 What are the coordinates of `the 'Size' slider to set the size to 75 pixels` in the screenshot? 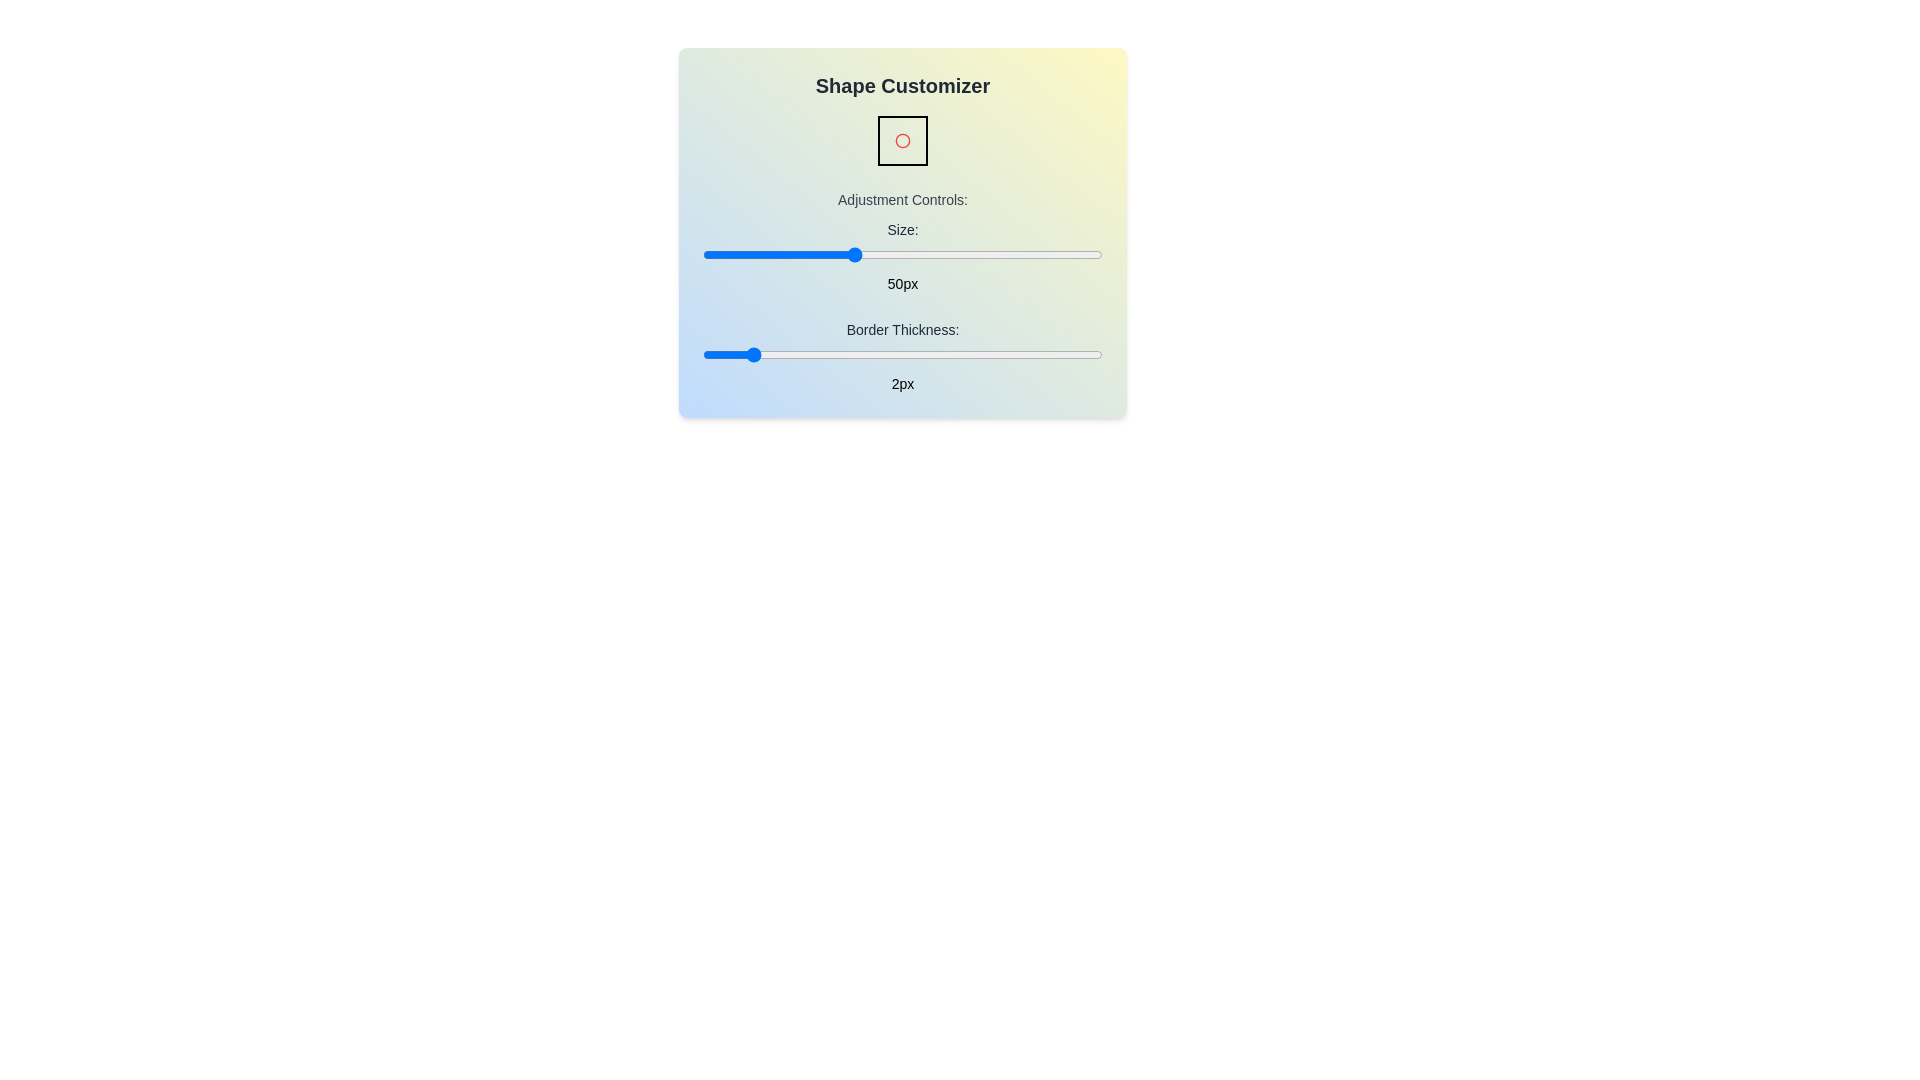 It's located at (978, 253).